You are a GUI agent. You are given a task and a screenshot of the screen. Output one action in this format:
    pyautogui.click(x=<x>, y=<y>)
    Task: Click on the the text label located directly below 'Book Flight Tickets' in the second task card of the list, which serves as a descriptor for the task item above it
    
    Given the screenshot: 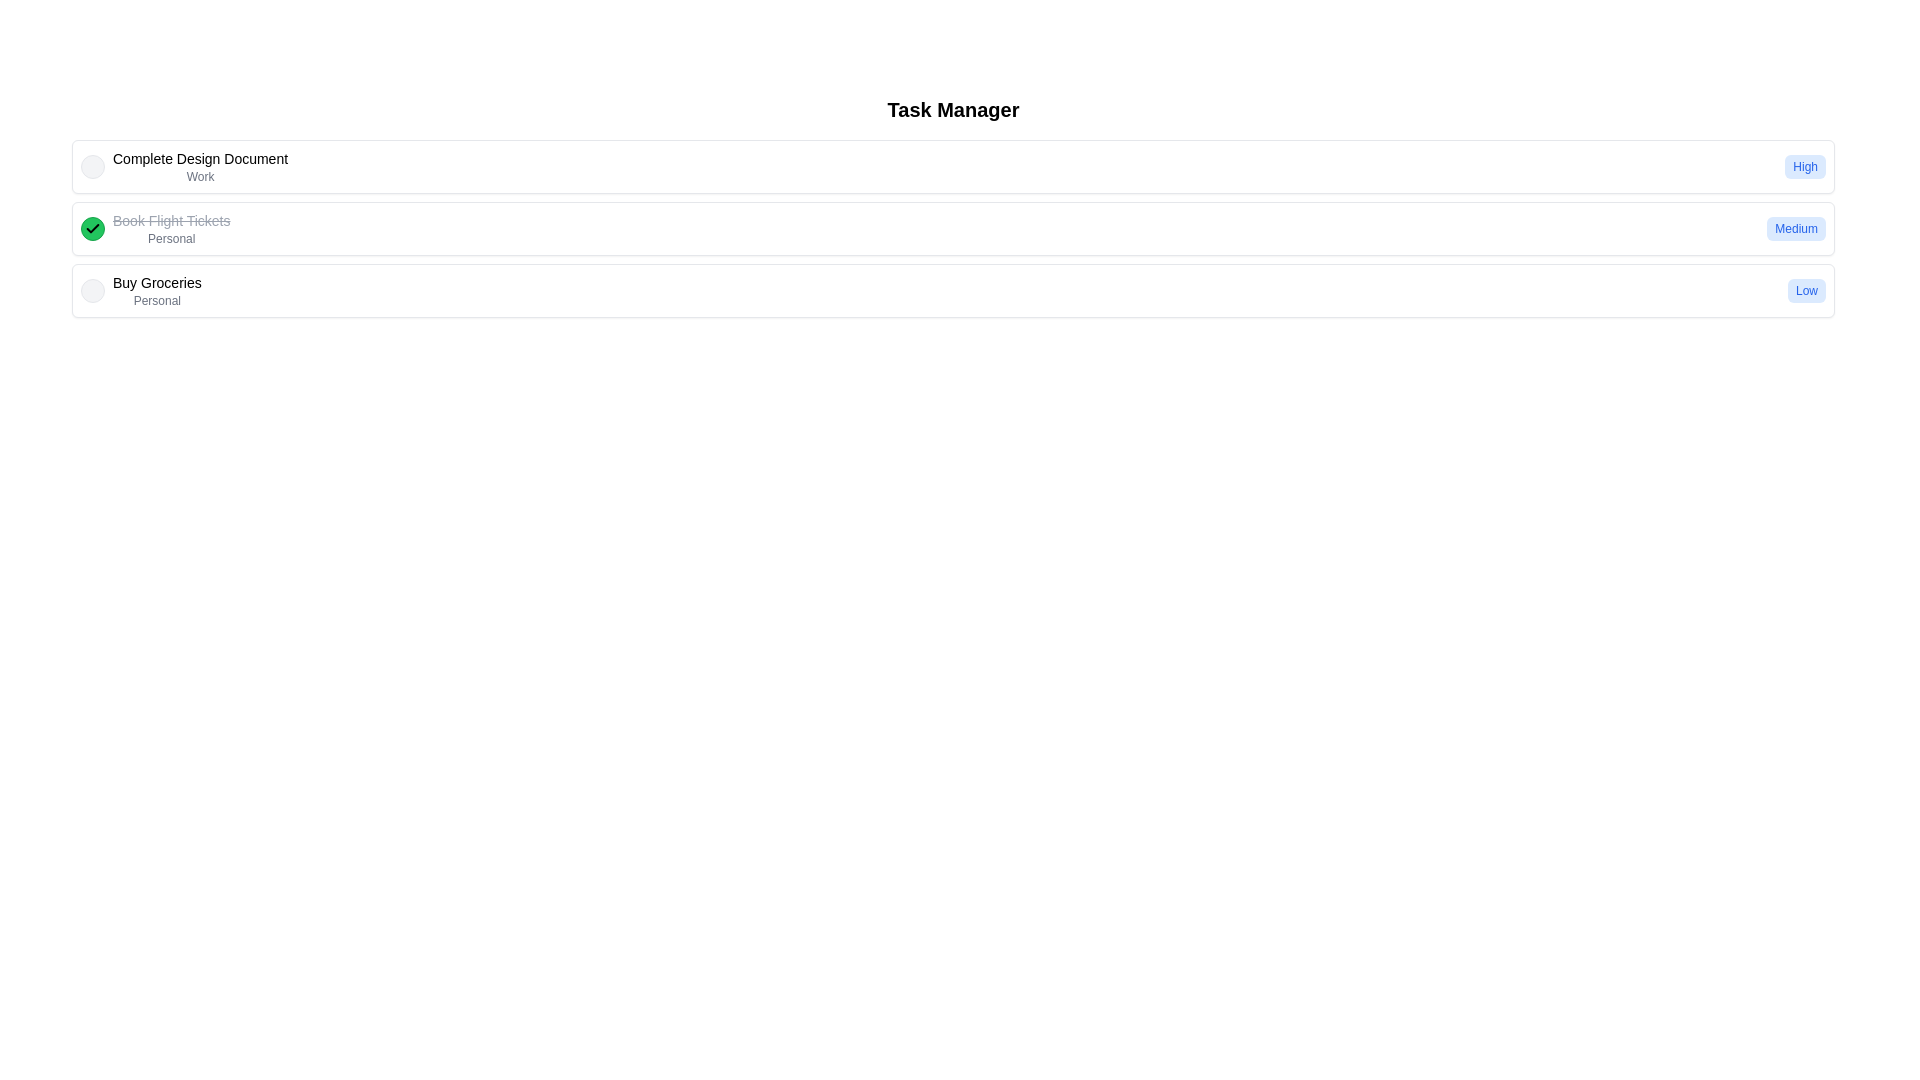 What is the action you would take?
    pyautogui.click(x=171, y=238)
    